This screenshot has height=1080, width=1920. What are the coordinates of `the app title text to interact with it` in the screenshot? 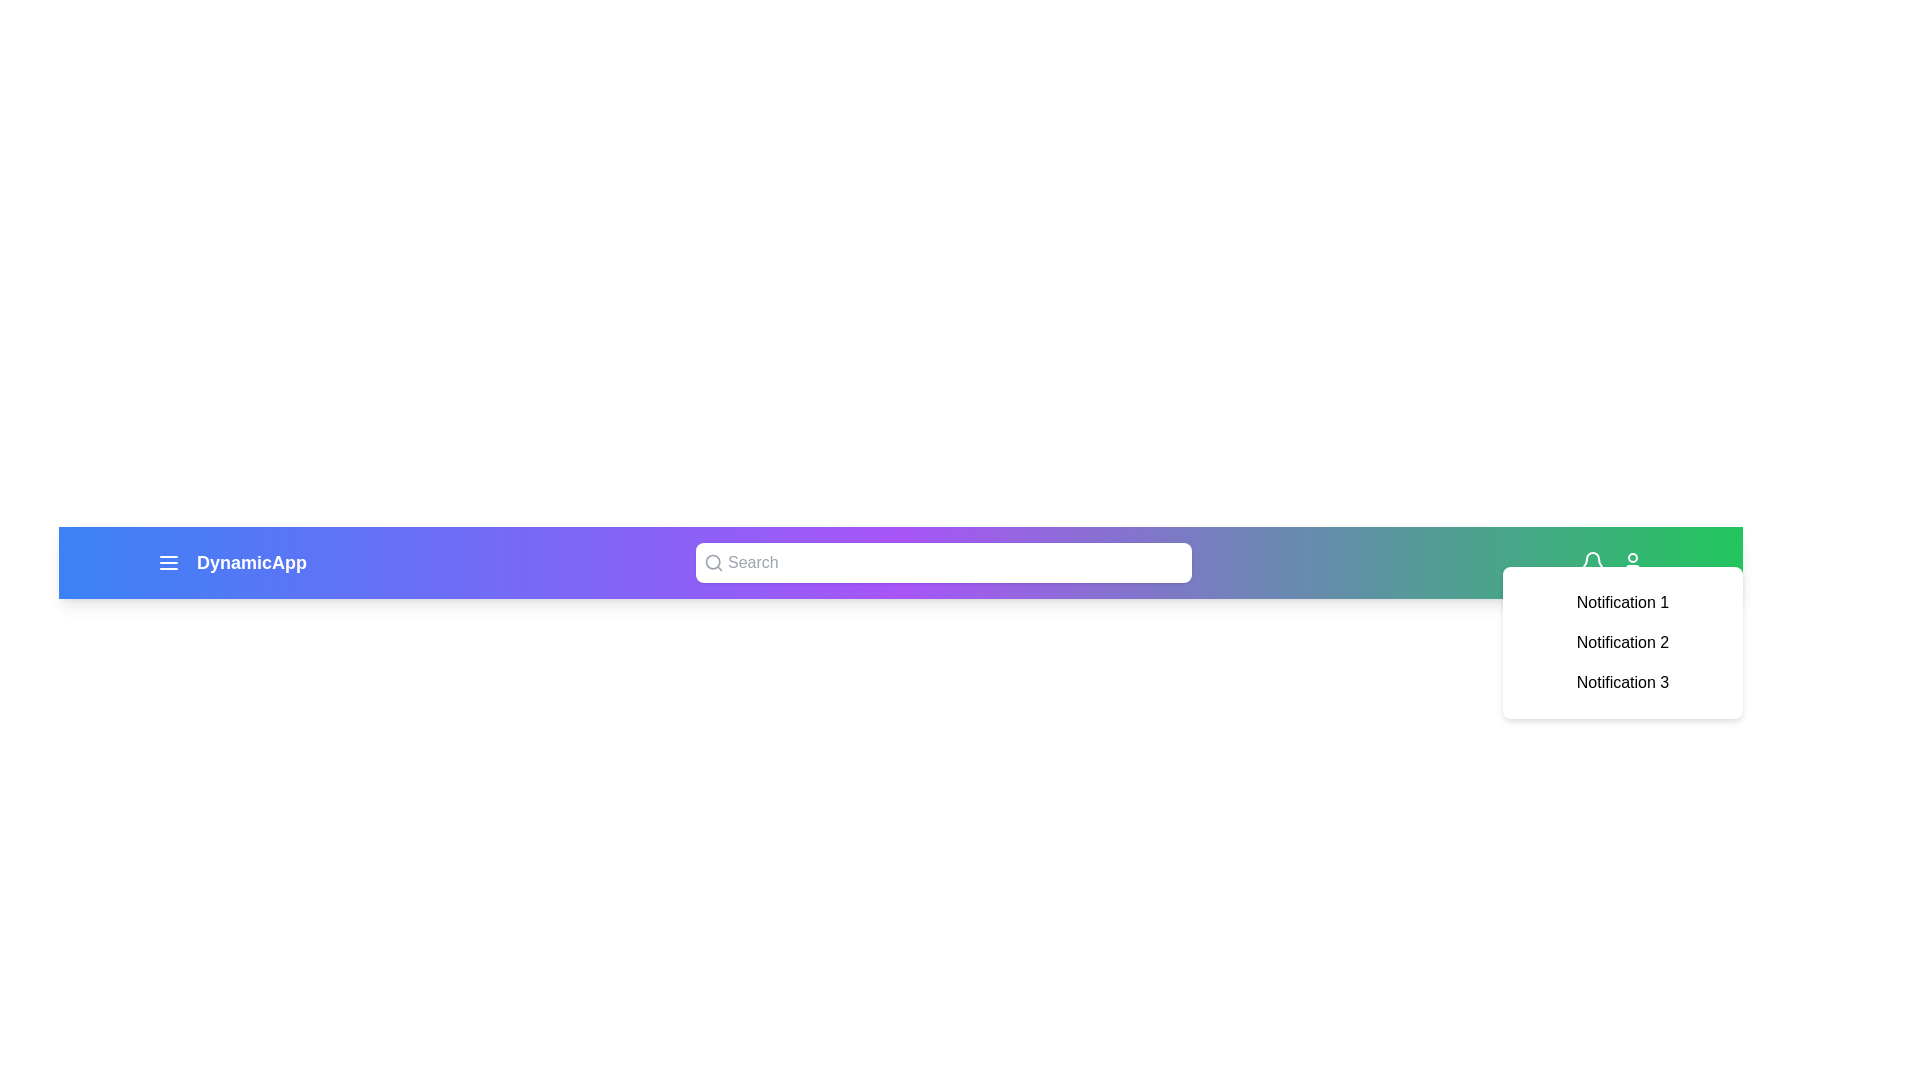 It's located at (251, 563).